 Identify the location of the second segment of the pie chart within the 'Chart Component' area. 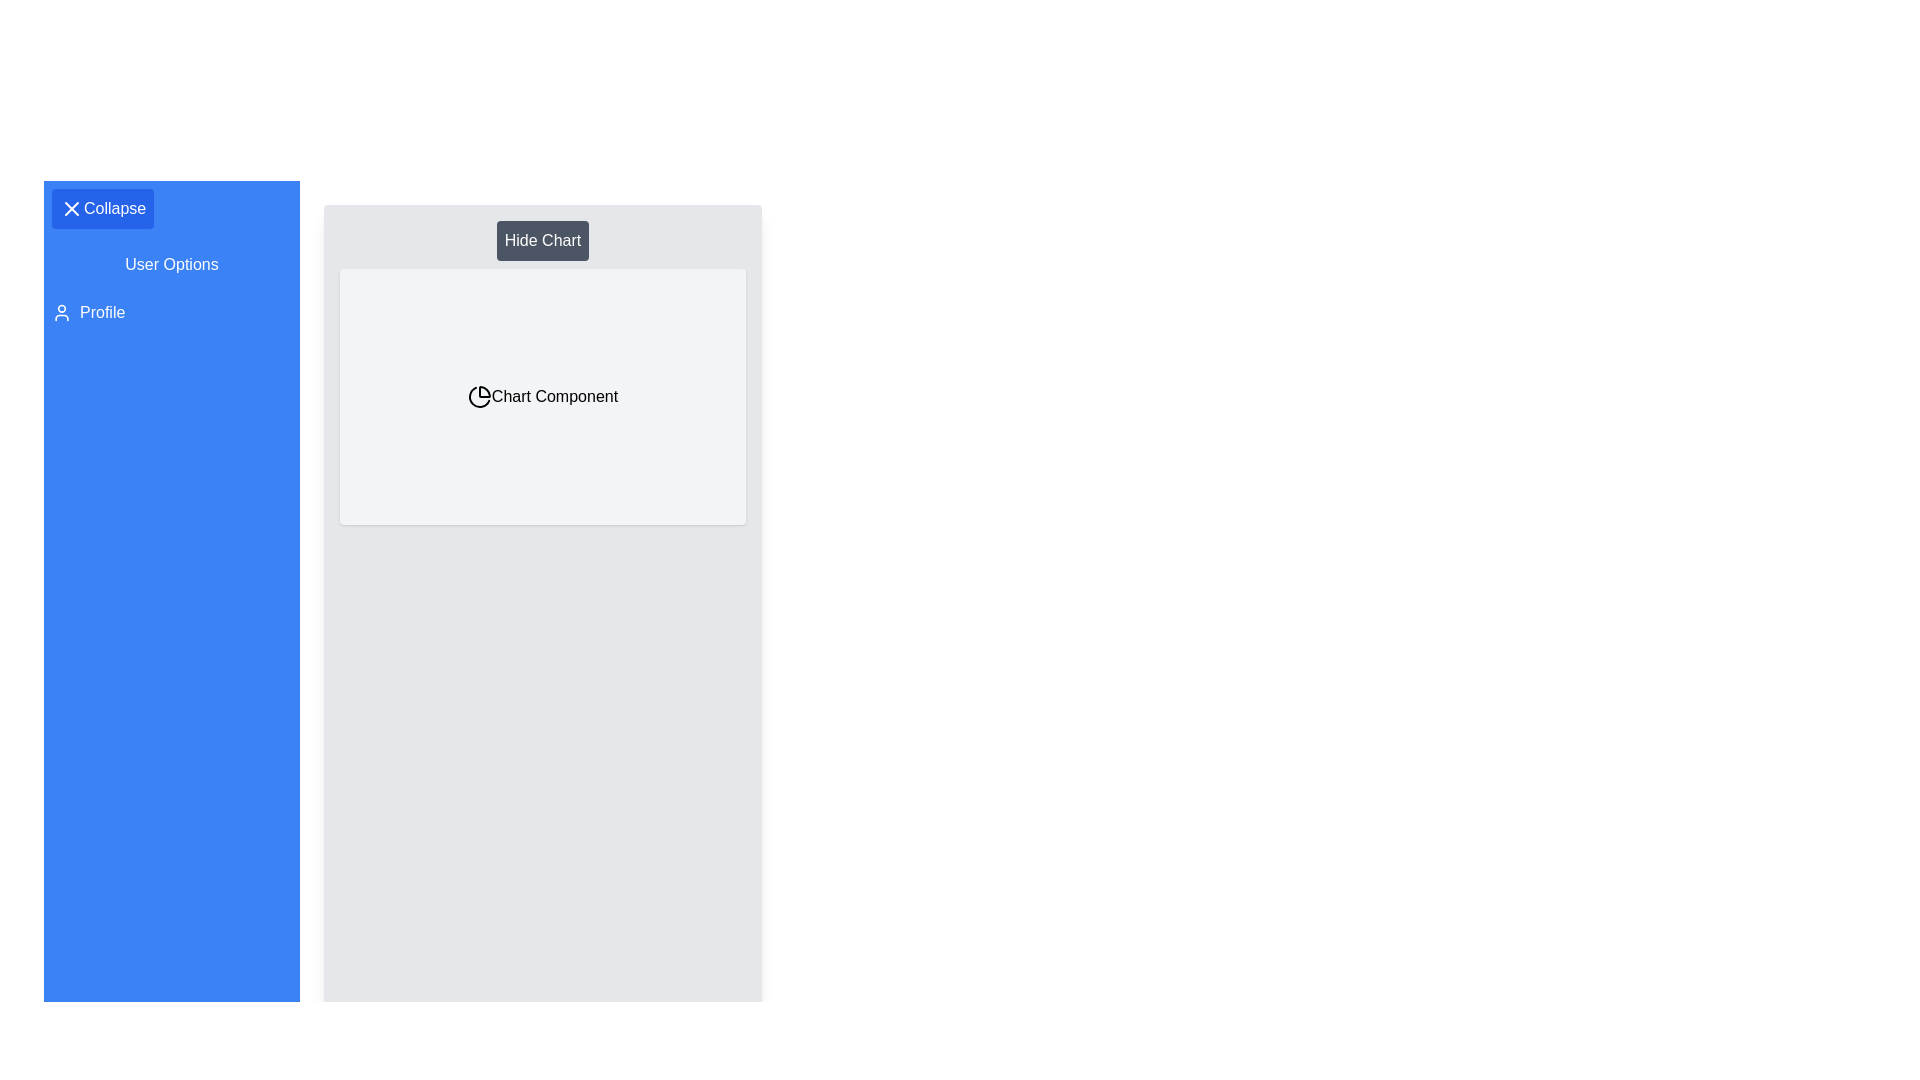
(478, 397).